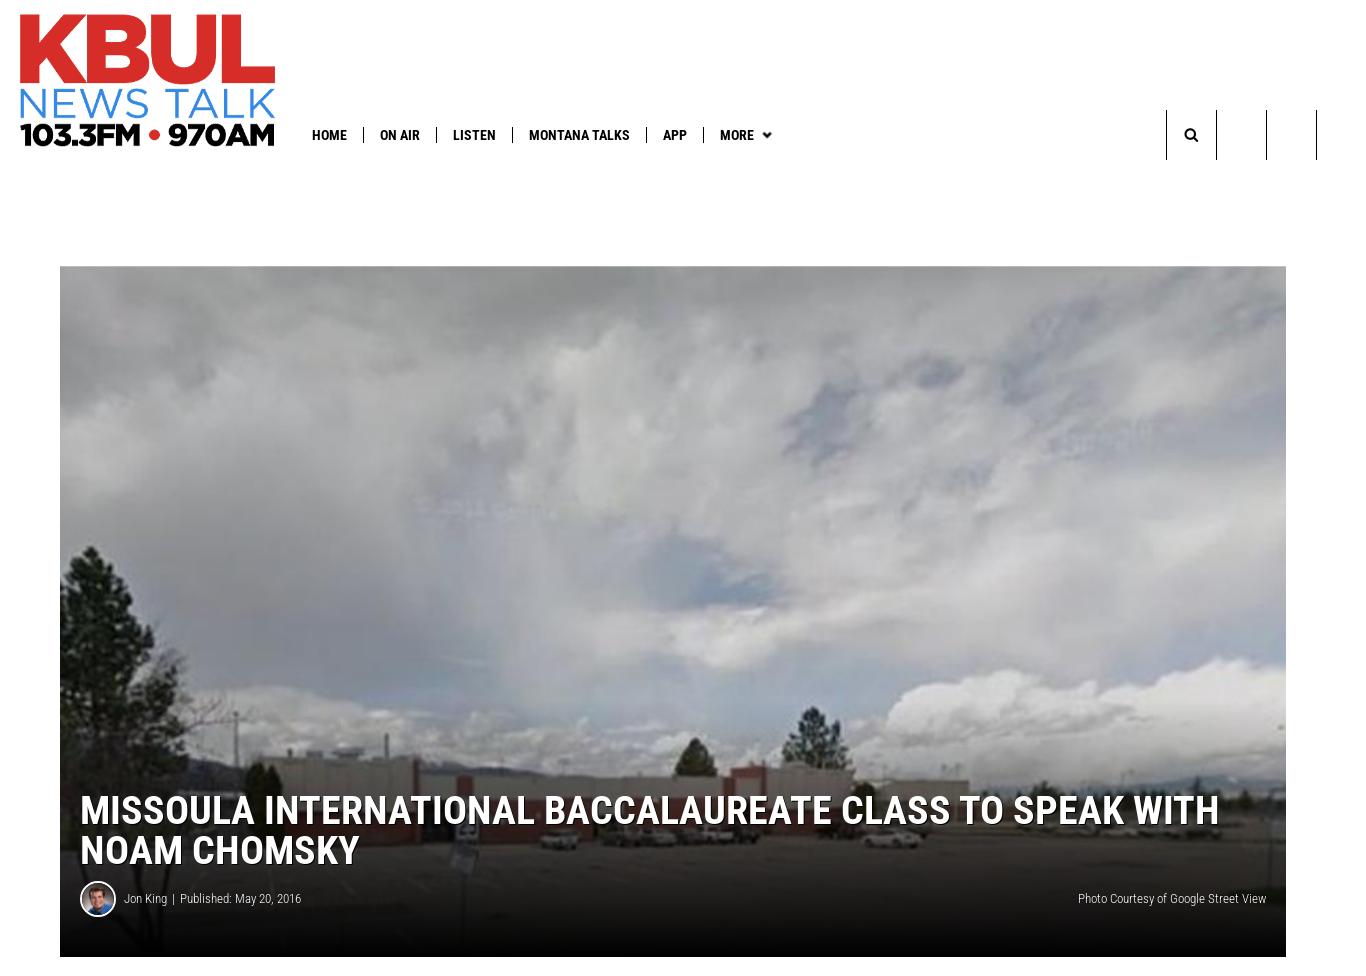 The width and height of the screenshot is (1366, 976). I want to click on 'Latest on Montana Legislature', so click(223, 174).